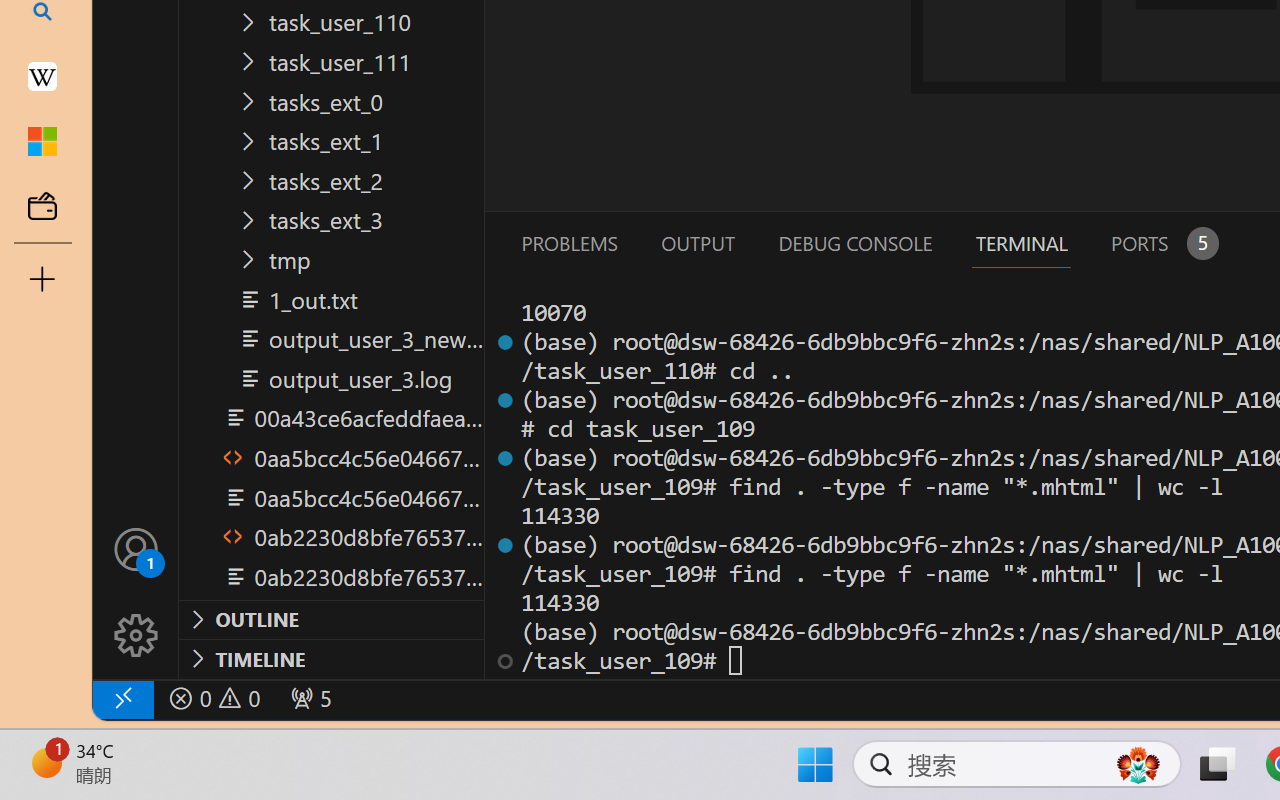 Image resolution: width=1280 pixels, height=800 pixels. I want to click on 'No Problems', so click(213, 698).